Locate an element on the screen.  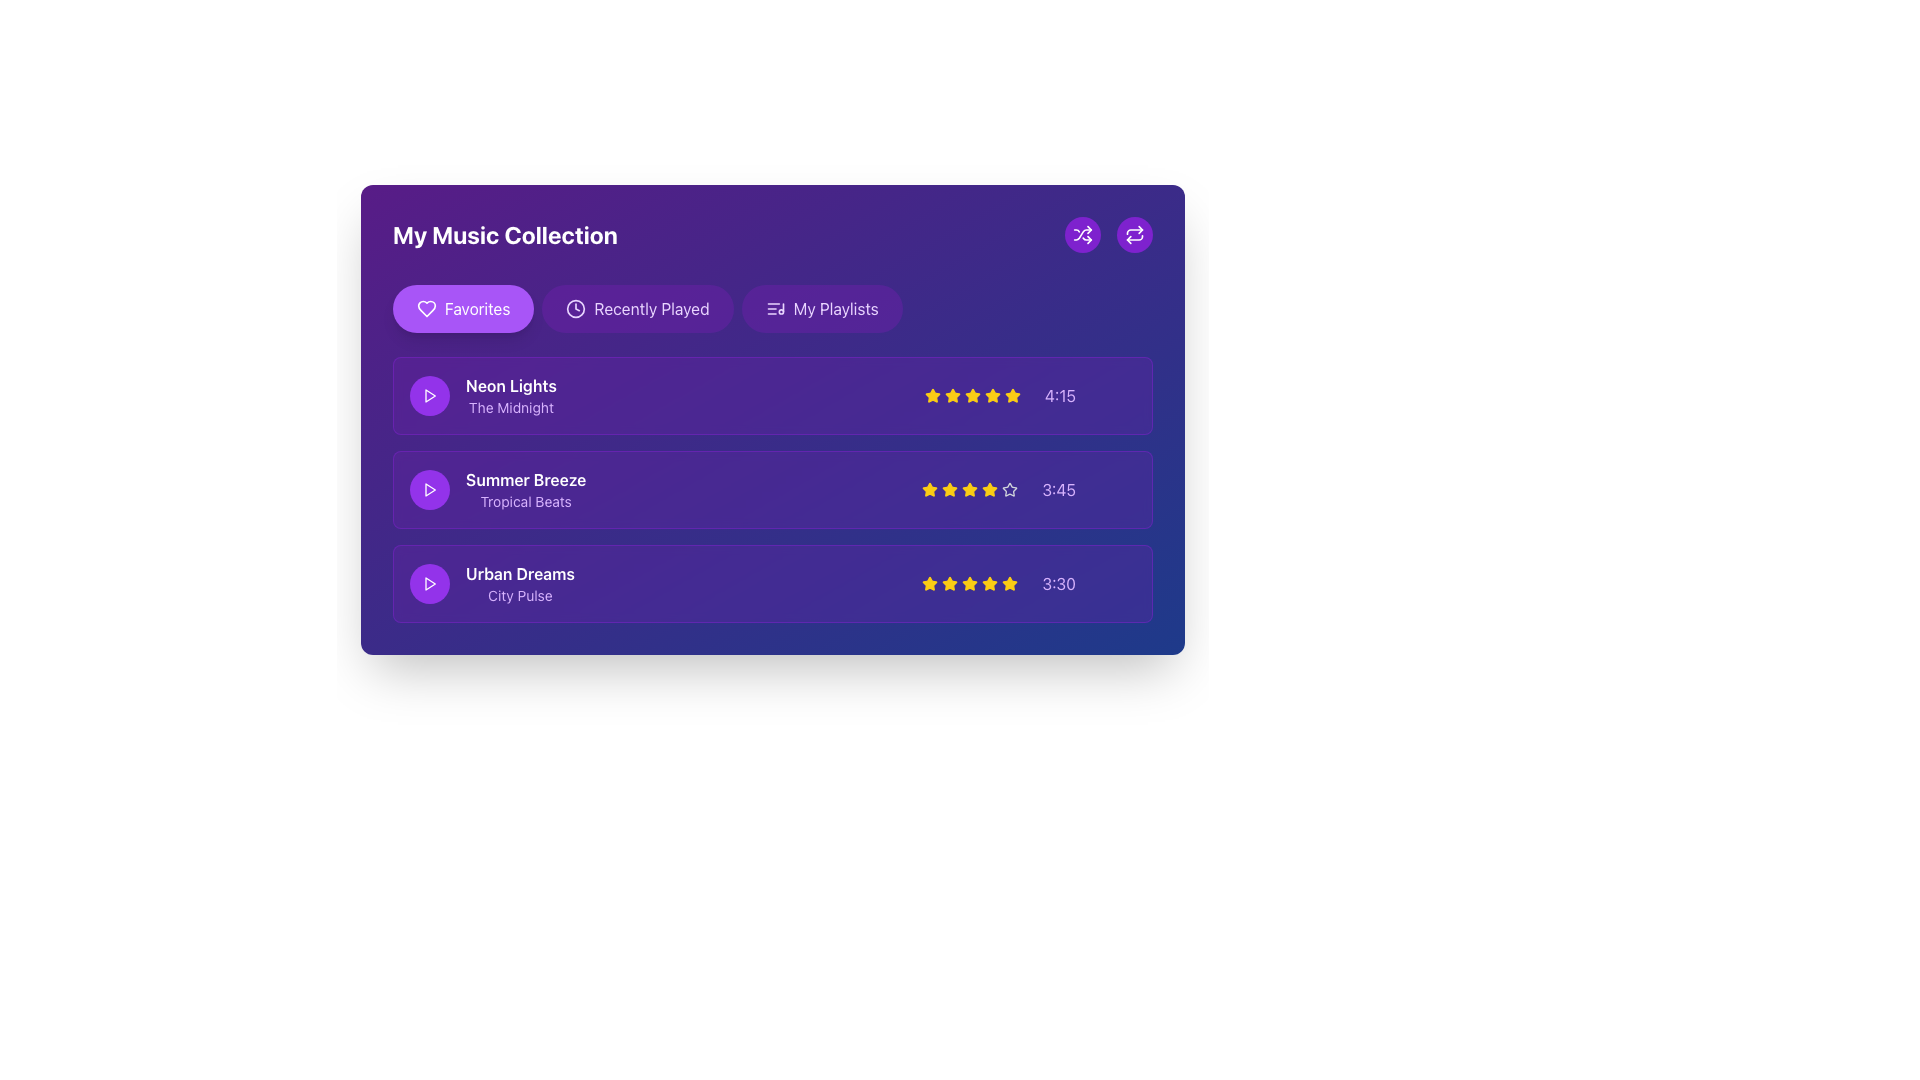
the second yellow five-pointed star icon in the rating system under the 'Favorites' tab in the 'My Music Collection' section to visualize interaction potential is located at coordinates (972, 395).